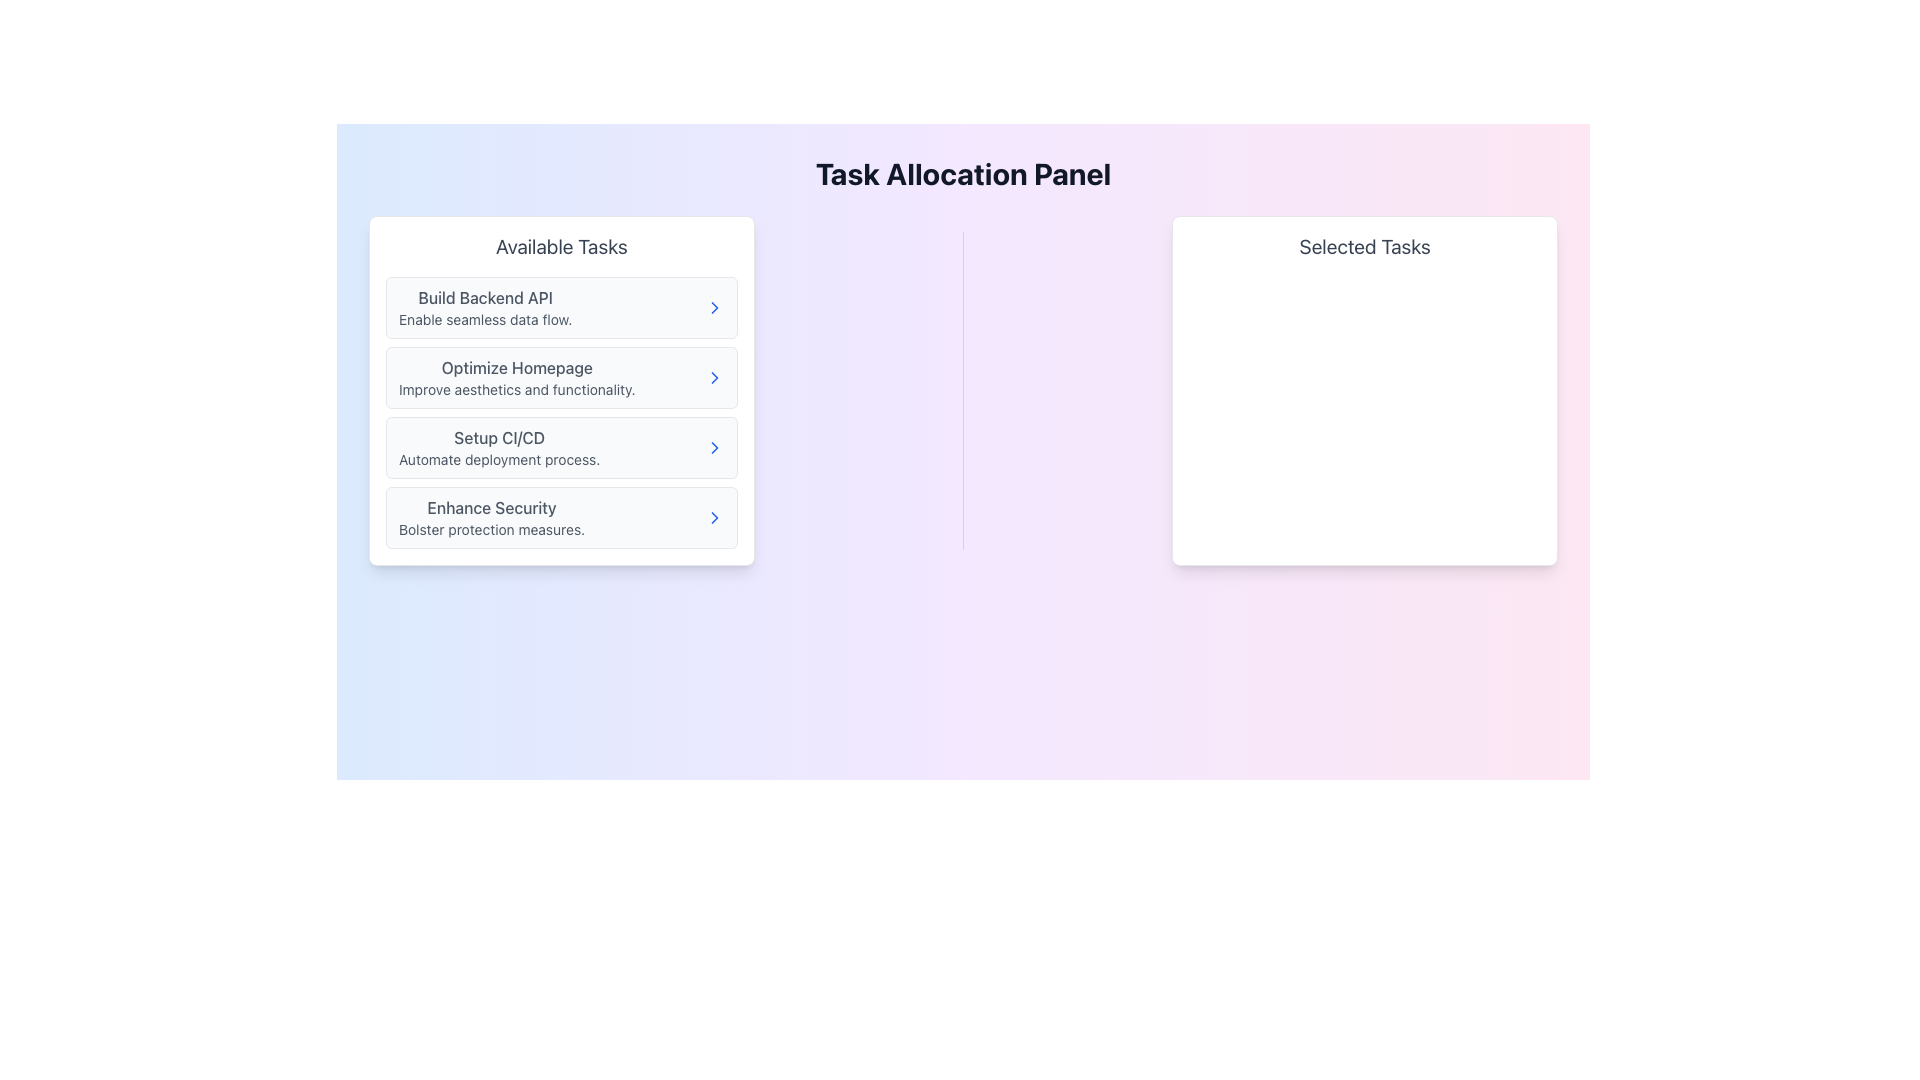 Image resolution: width=1920 pixels, height=1080 pixels. What do you see at coordinates (963, 390) in the screenshot?
I see `the vertical divider line that separates 'Available Tasks' and 'Selected Tasks' in the task allocation panel` at bounding box center [963, 390].